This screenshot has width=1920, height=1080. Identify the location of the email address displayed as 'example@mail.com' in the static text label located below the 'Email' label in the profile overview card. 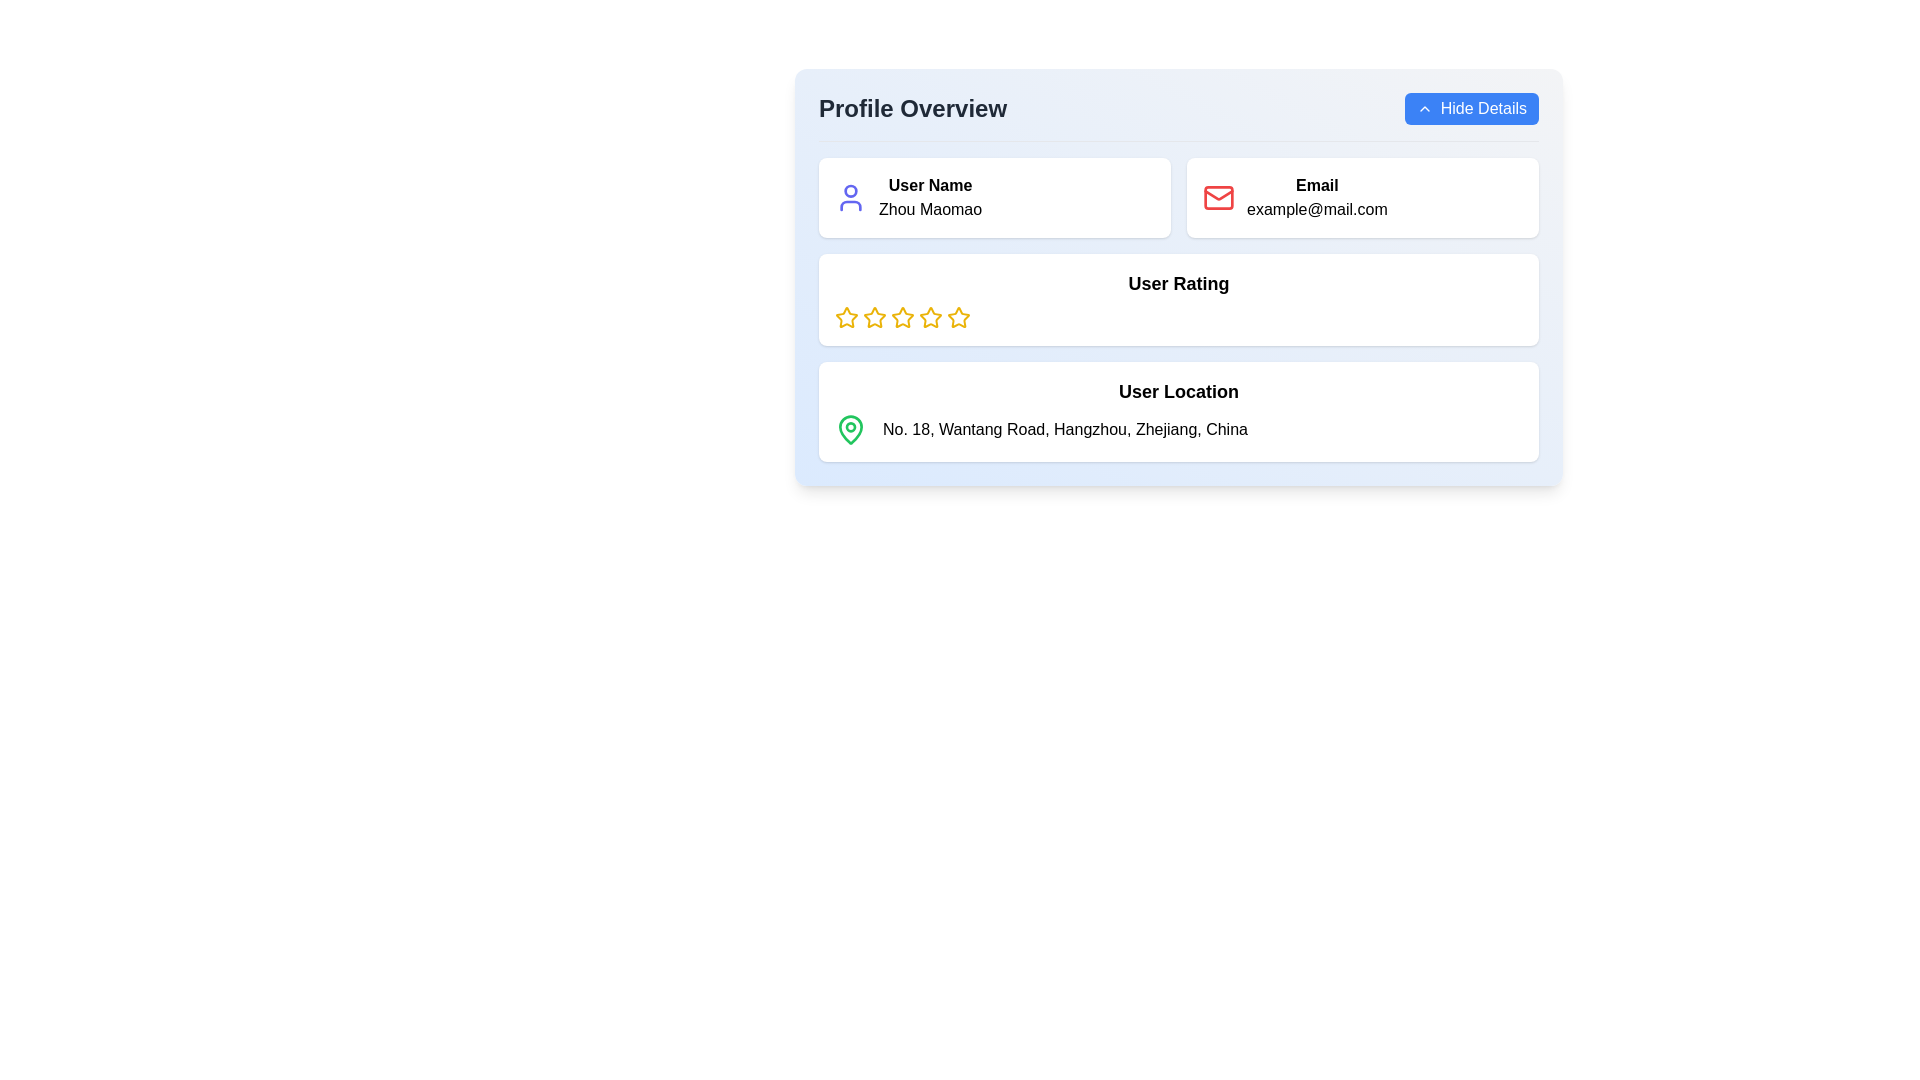
(1317, 209).